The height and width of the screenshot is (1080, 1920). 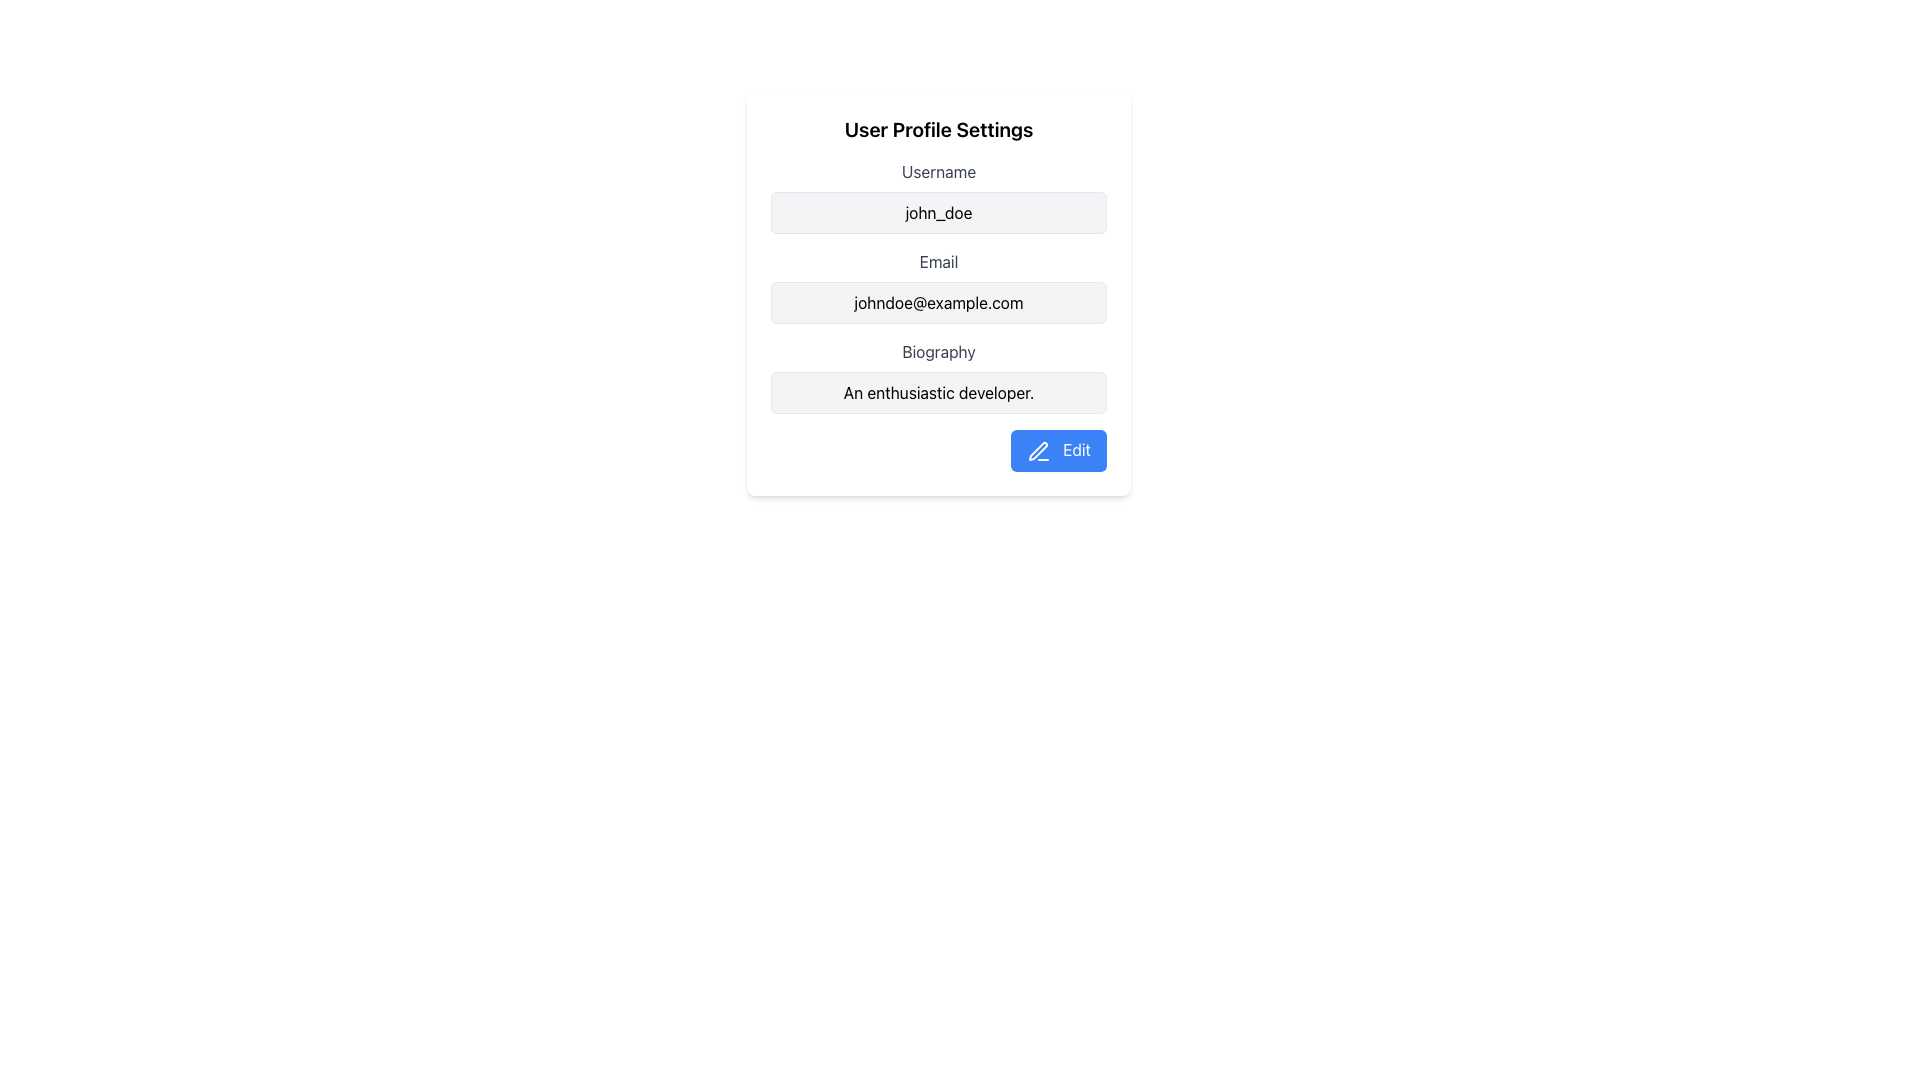 What do you see at coordinates (938, 350) in the screenshot?
I see `the Text label that serves as a header for the descriptive text about a user profile, which is positioned directly above the text 'An enthusiastic developer.'` at bounding box center [938, 350].